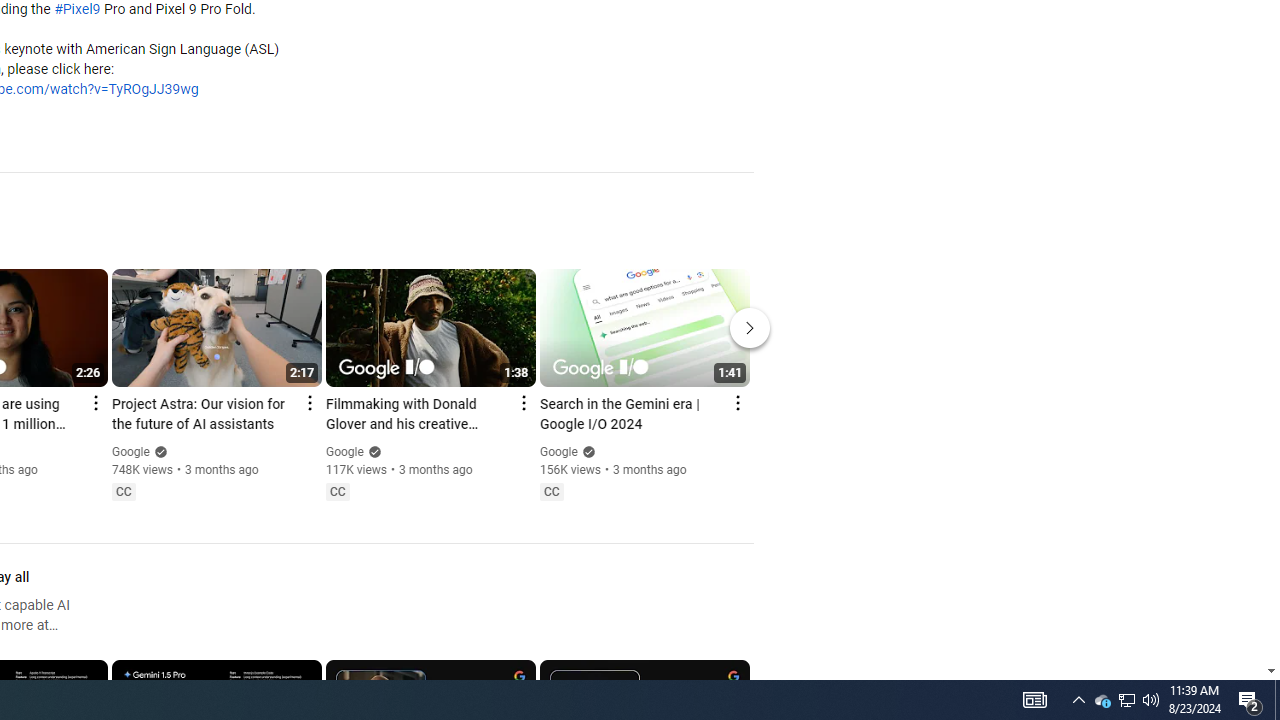 This screenshot has height=720, width=1280. What do you see at coordinates (749, 326) in the screenshot?
I see `'Next'` at bounding box center [749, 326].